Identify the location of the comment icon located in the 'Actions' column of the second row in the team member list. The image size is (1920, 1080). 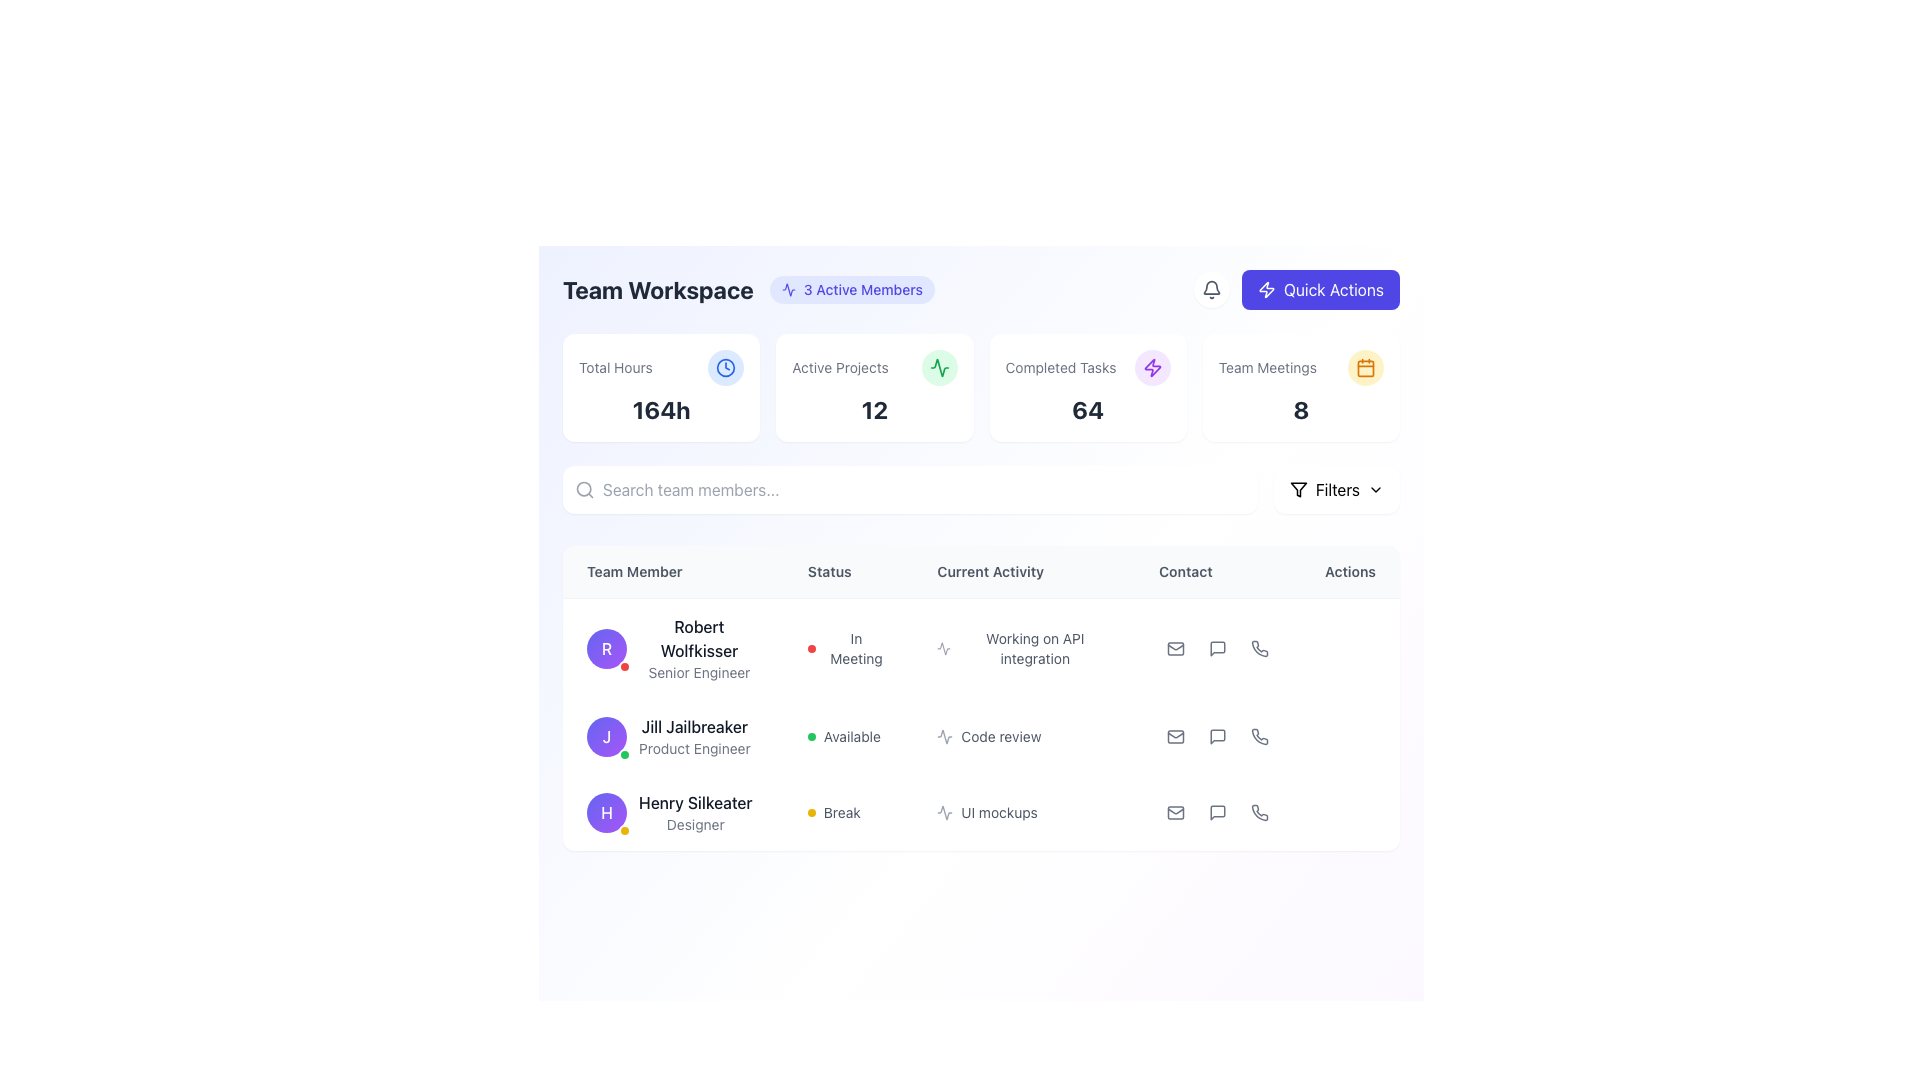
(1217, 736).